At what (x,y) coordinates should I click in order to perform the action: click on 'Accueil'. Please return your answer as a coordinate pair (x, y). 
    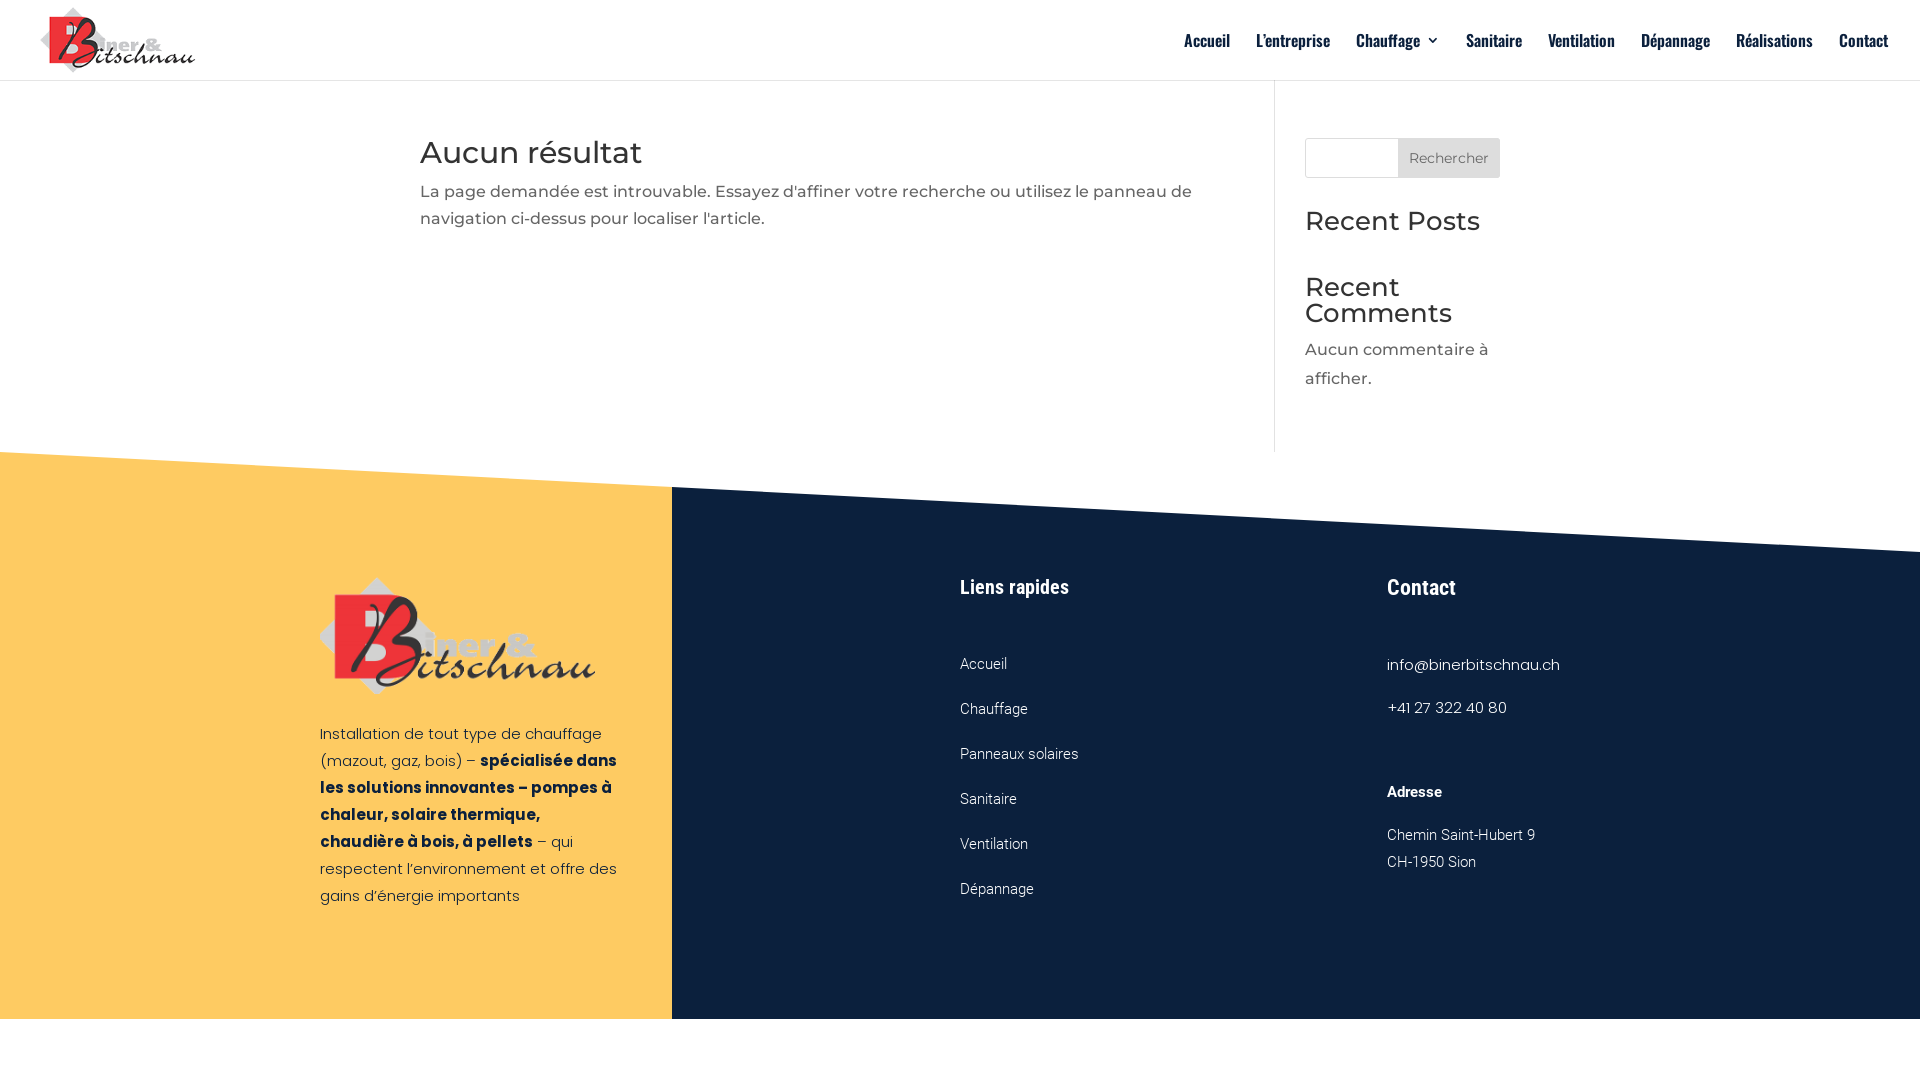
    Looking at the image, I should click on (1205, 55).